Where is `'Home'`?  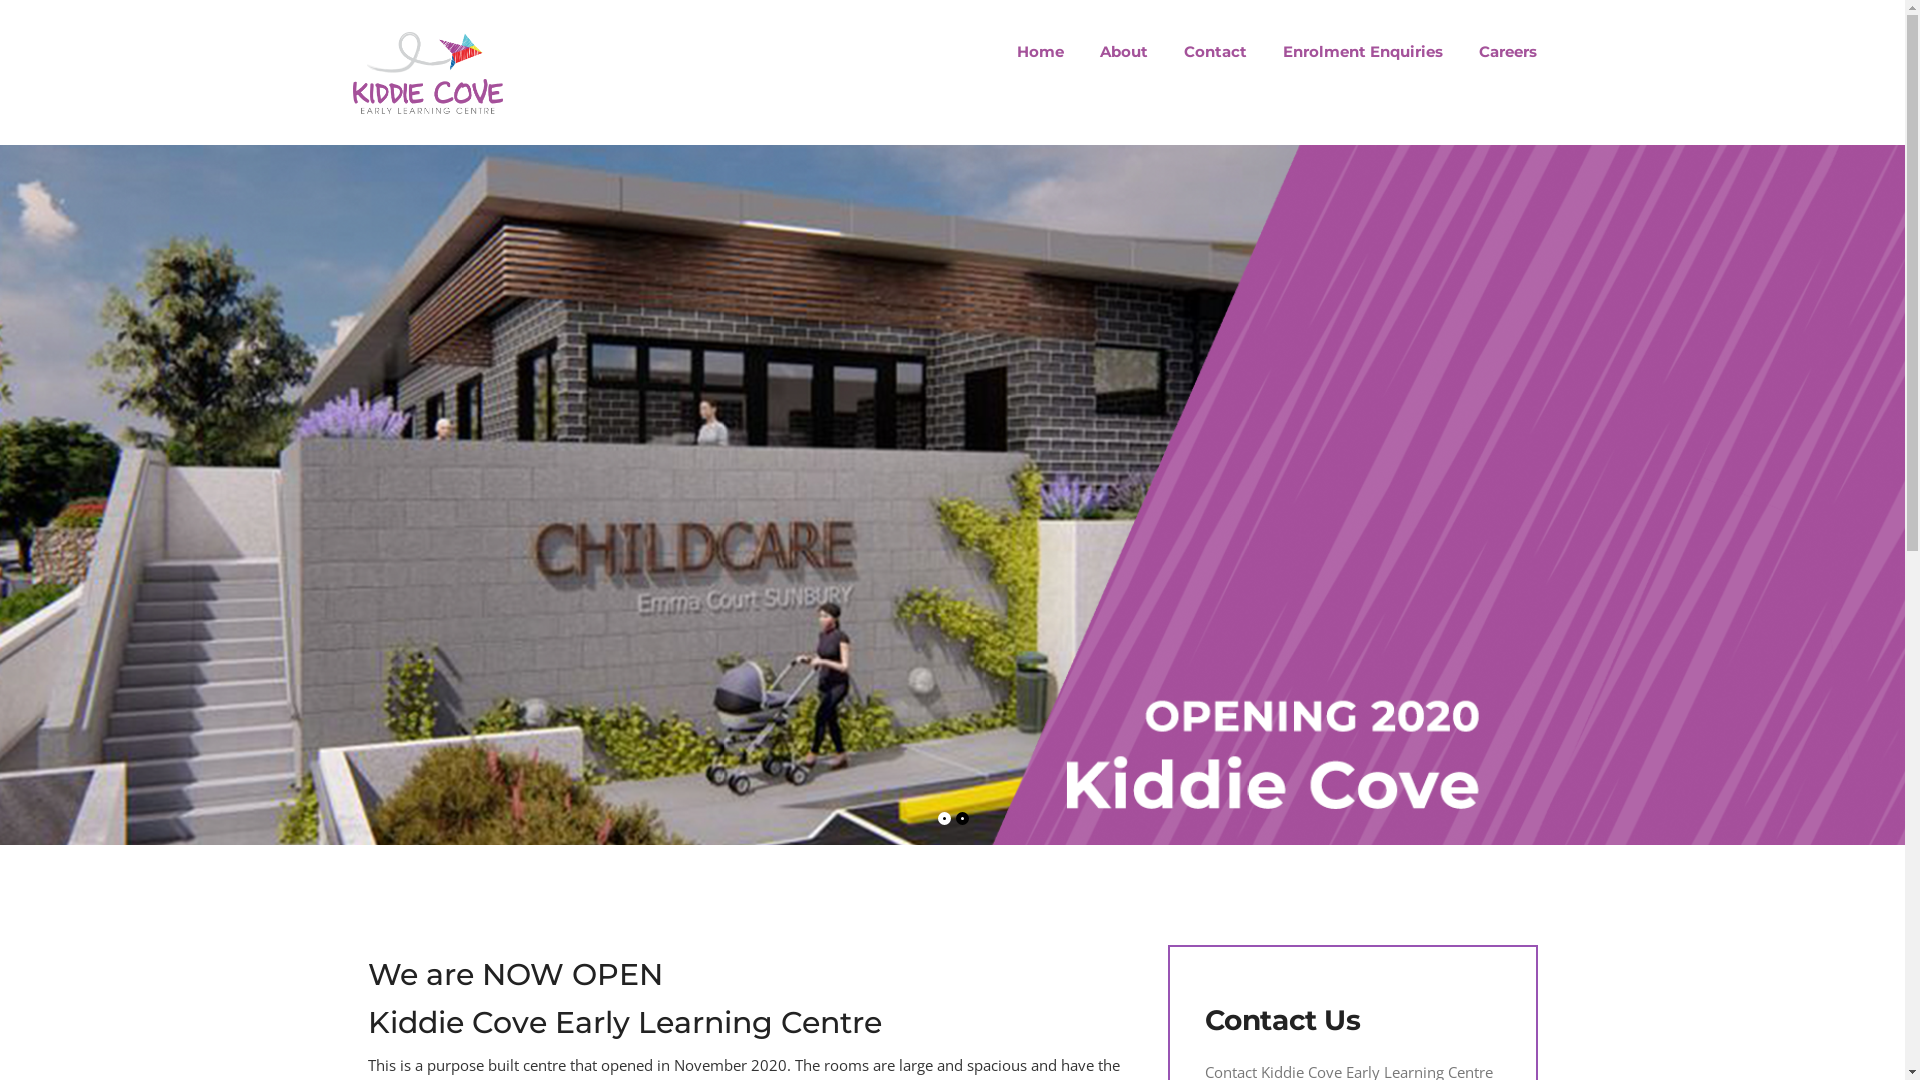 'Home' is located at coordinates (1040, 50).